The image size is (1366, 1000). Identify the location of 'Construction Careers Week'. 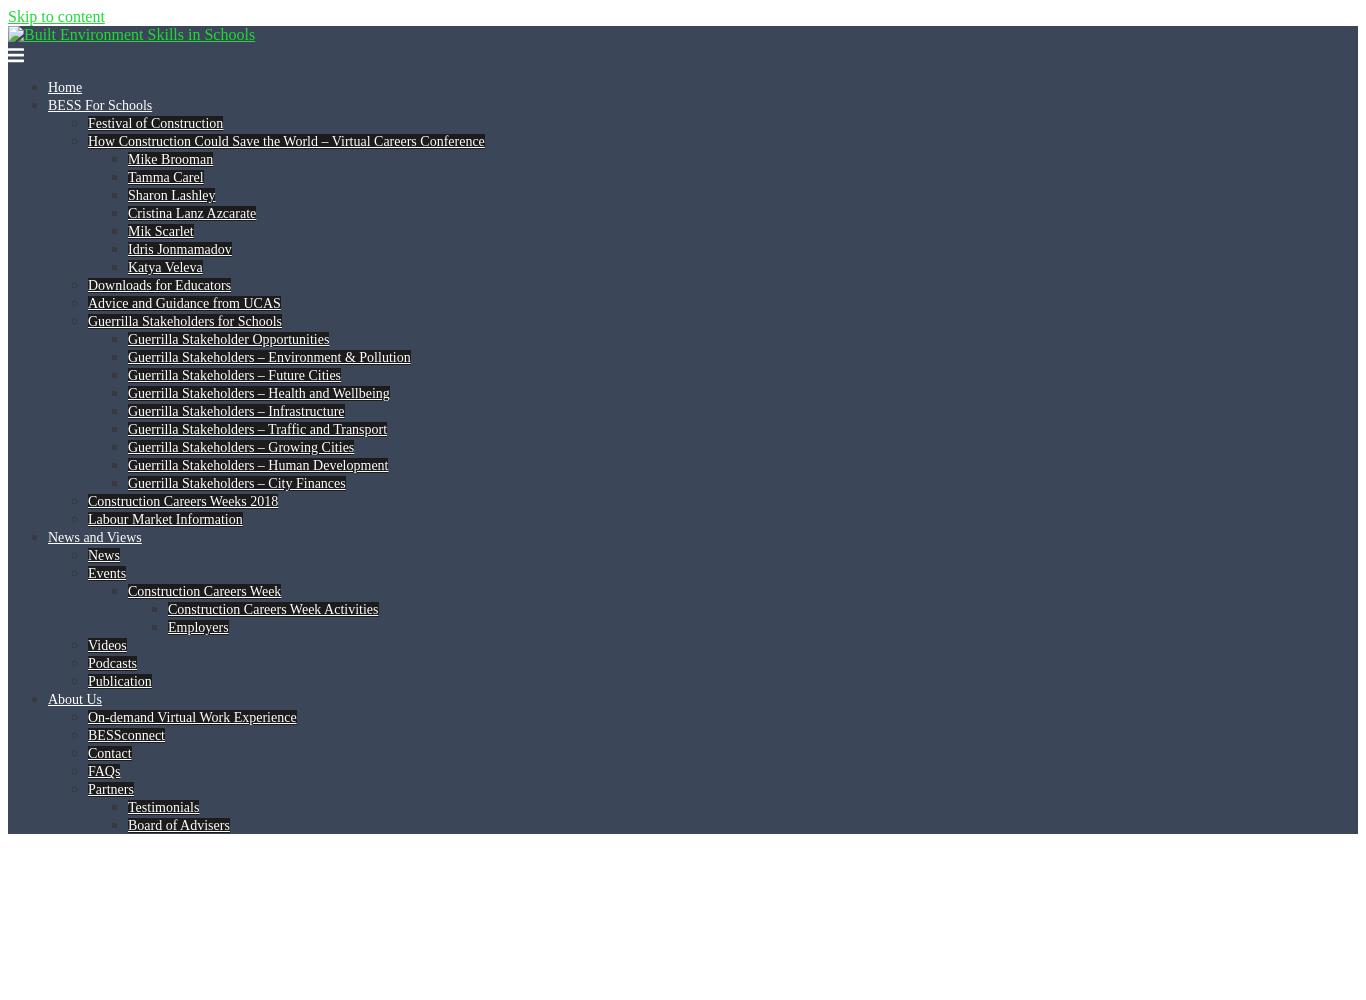
(203, 590).